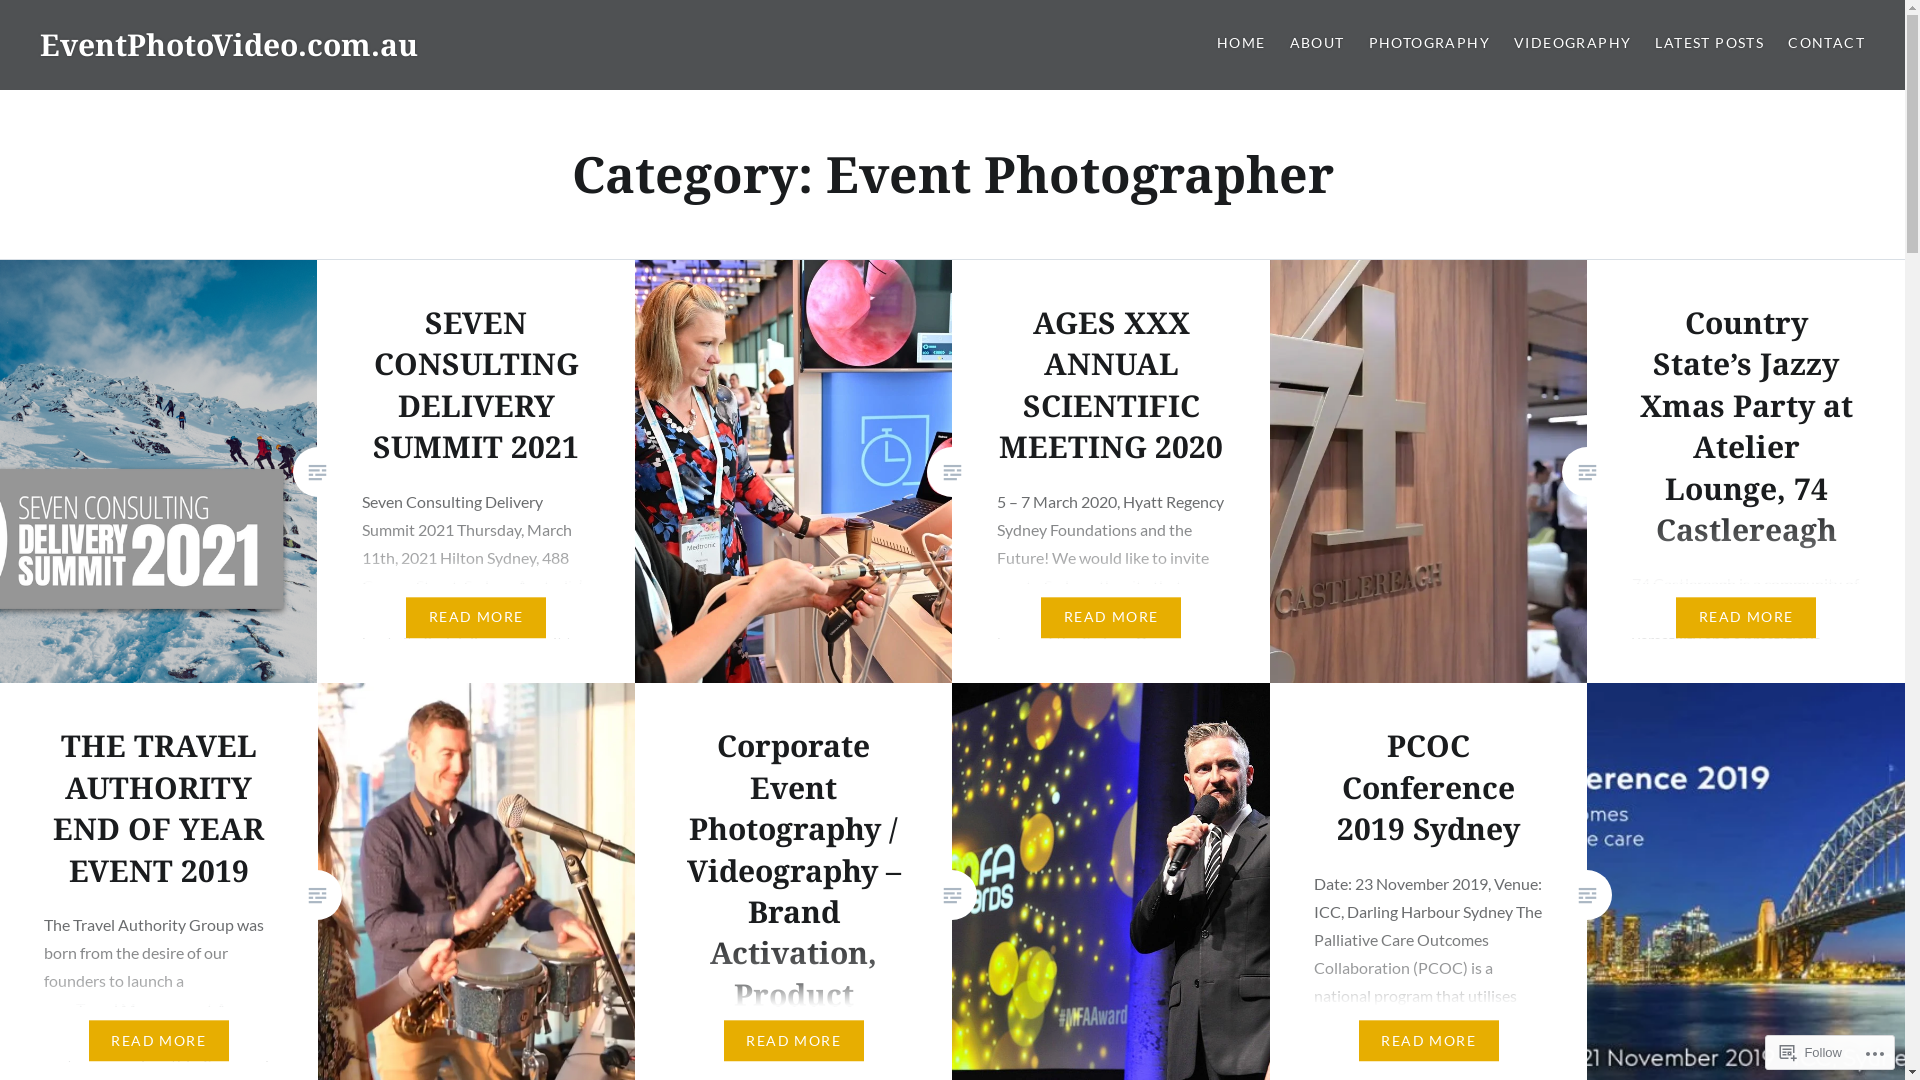  What do you see at coordinates (792, 1040) in the screenshot?
I see `'READ MORE'` at bounding box center [792, 1040].